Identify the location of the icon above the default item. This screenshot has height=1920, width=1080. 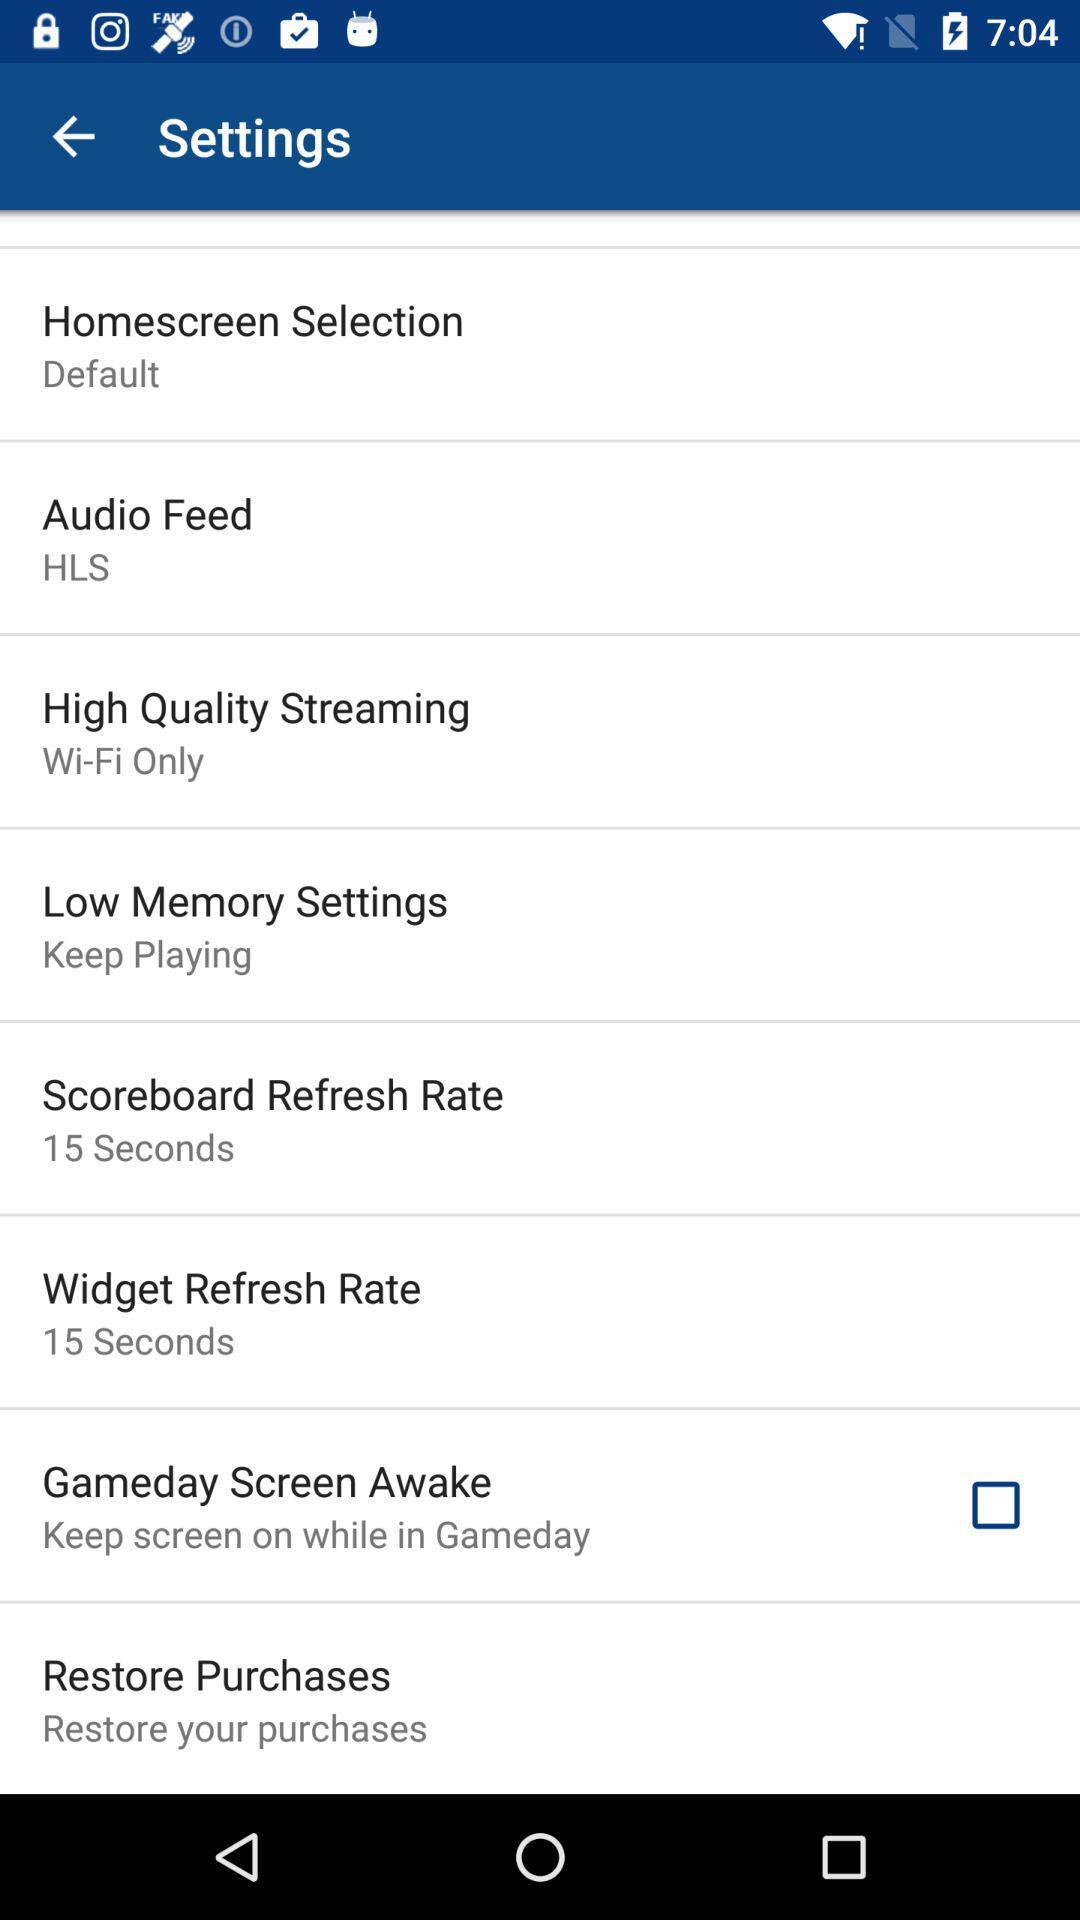
(252, 318).